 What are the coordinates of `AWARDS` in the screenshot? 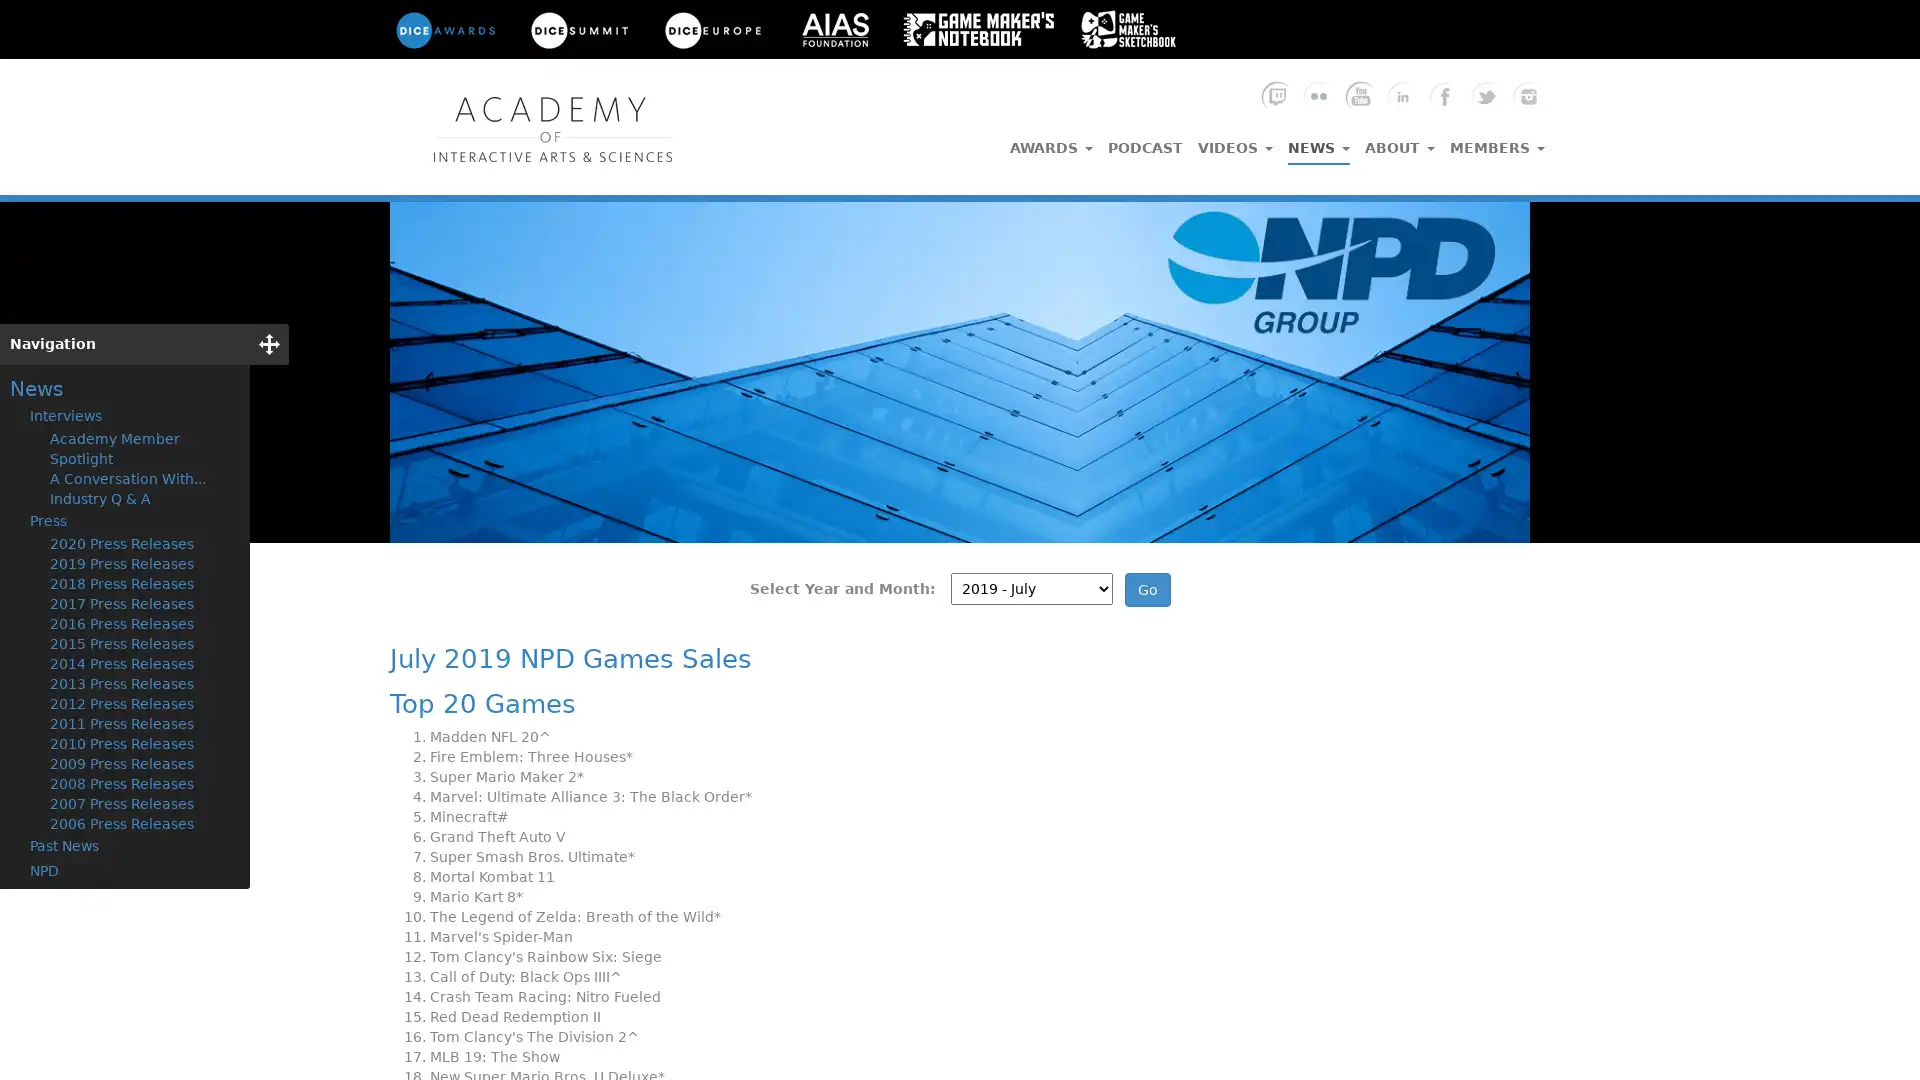 It's located at (1050, 141).